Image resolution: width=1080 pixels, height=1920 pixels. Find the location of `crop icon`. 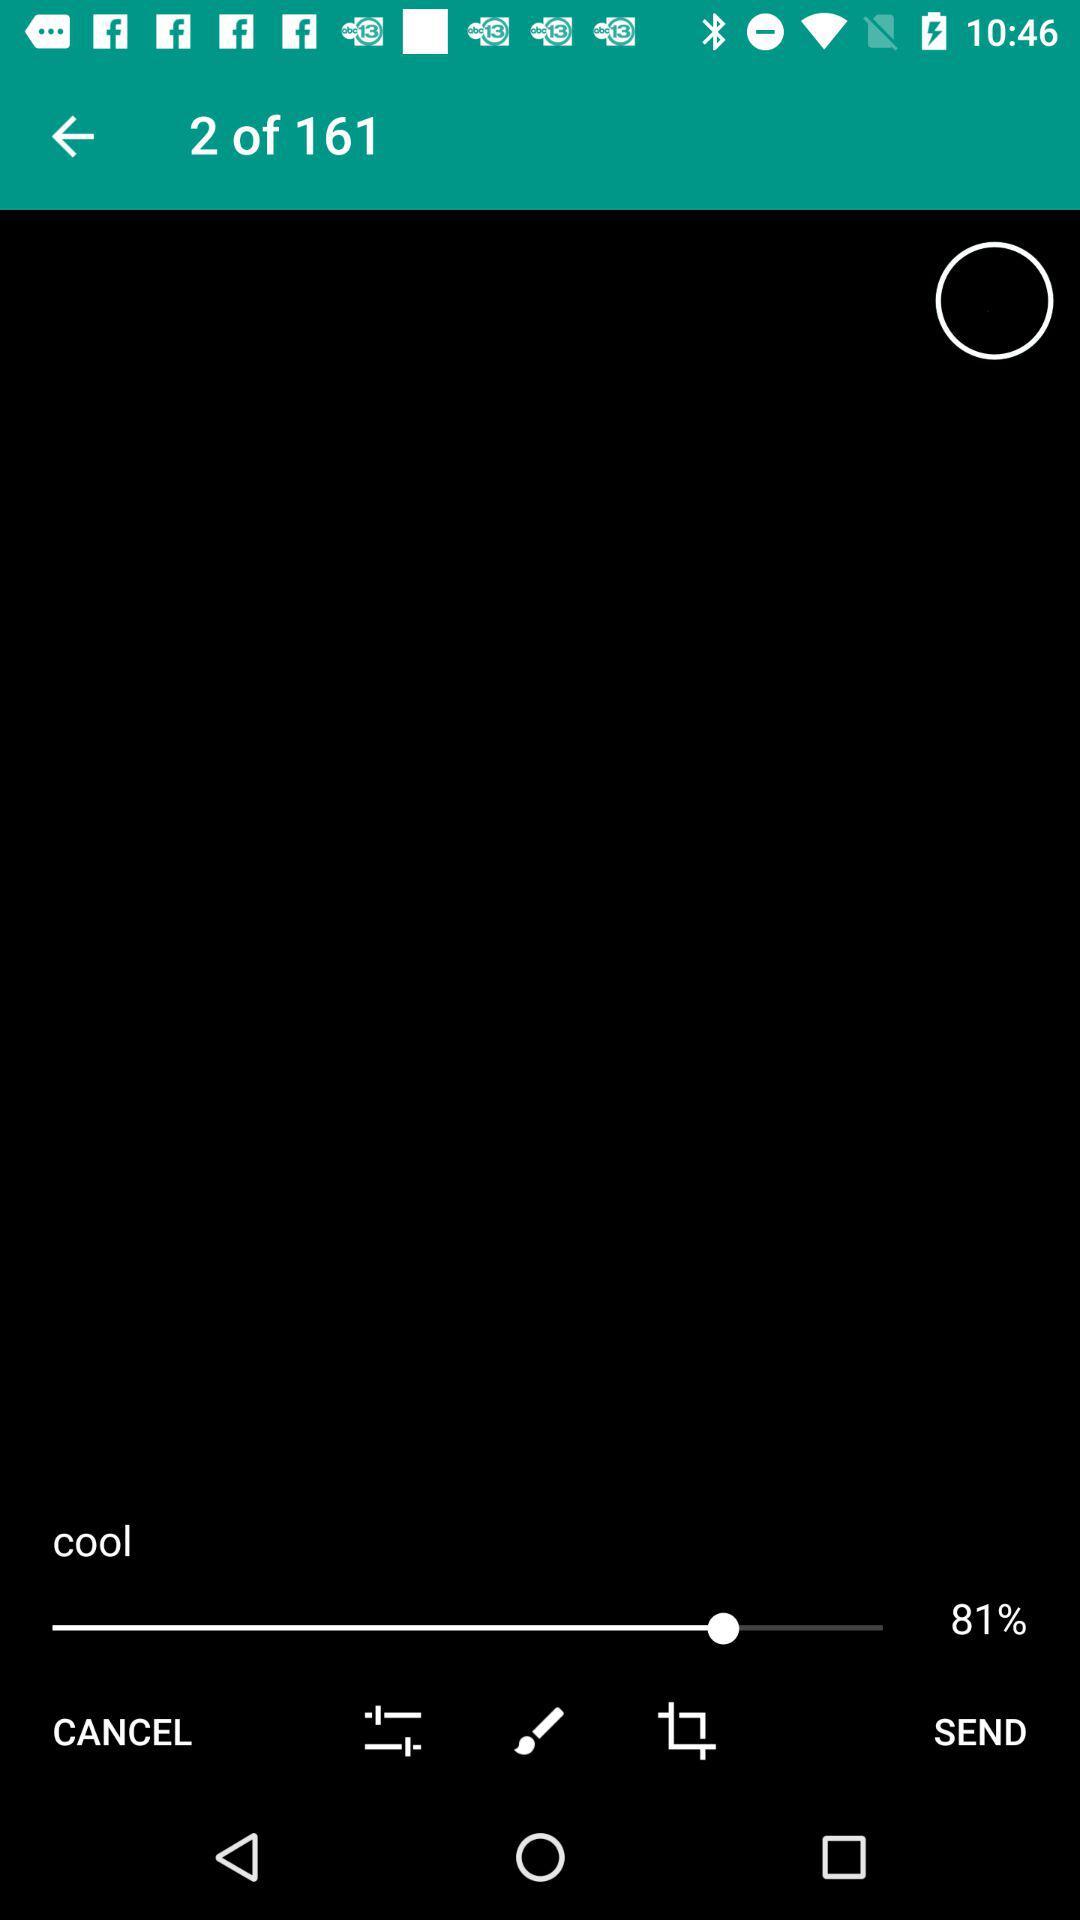

crop icon is located at coordinates (685, 1730).